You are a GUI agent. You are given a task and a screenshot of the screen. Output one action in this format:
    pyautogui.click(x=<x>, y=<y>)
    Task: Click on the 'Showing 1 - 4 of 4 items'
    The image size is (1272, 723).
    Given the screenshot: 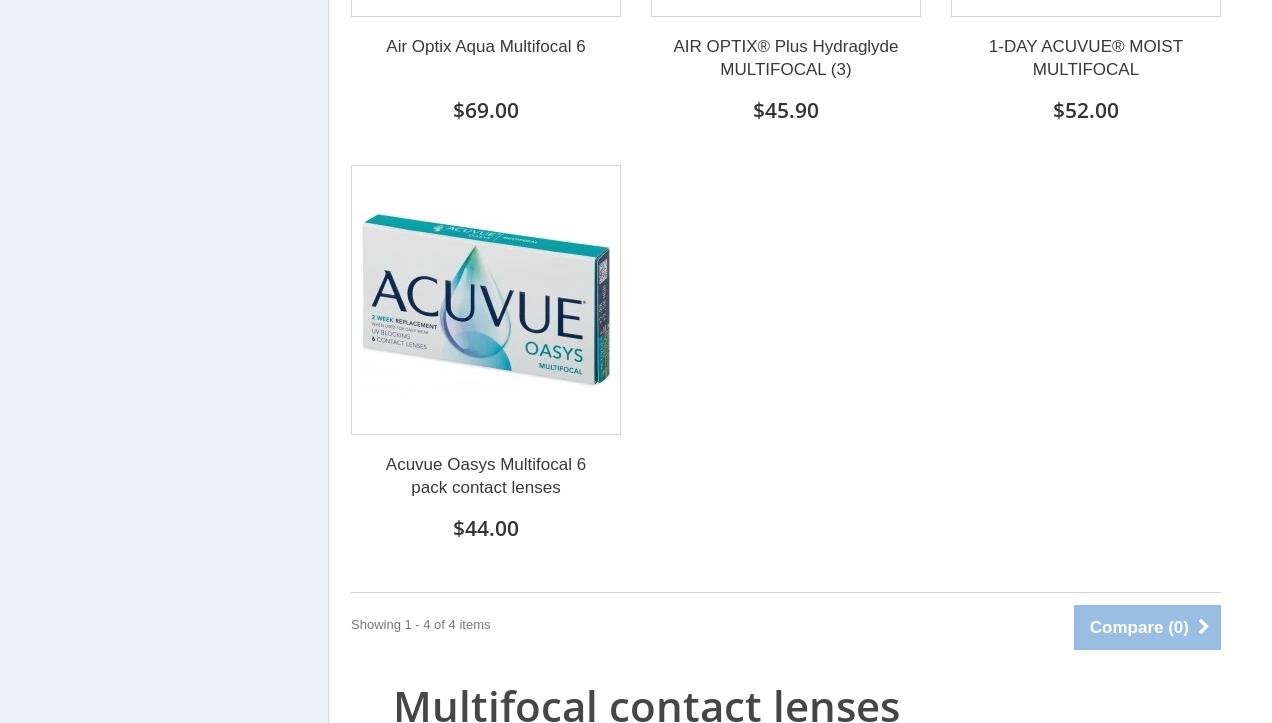 What is the action you would take?
    pyautogui.click(x=349, y=623)
    